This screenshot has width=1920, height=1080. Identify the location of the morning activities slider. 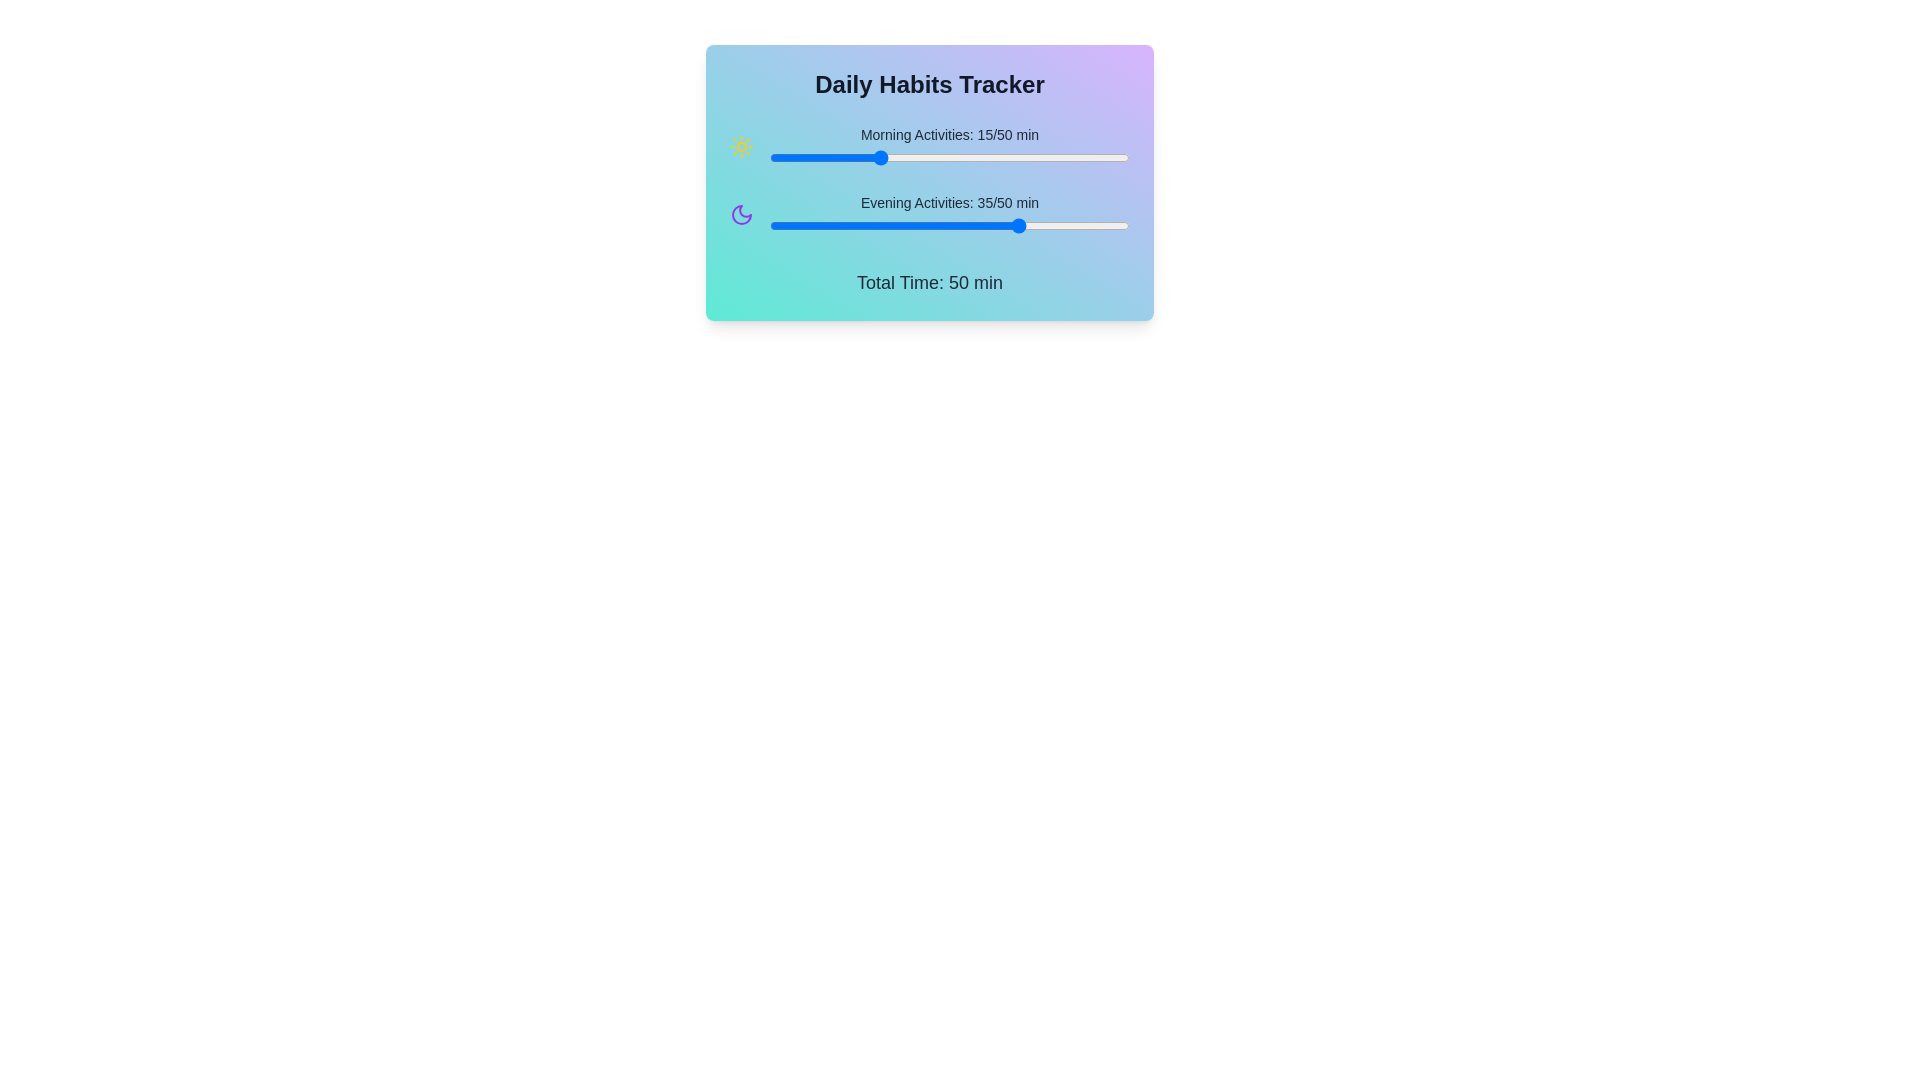
(776, 157).